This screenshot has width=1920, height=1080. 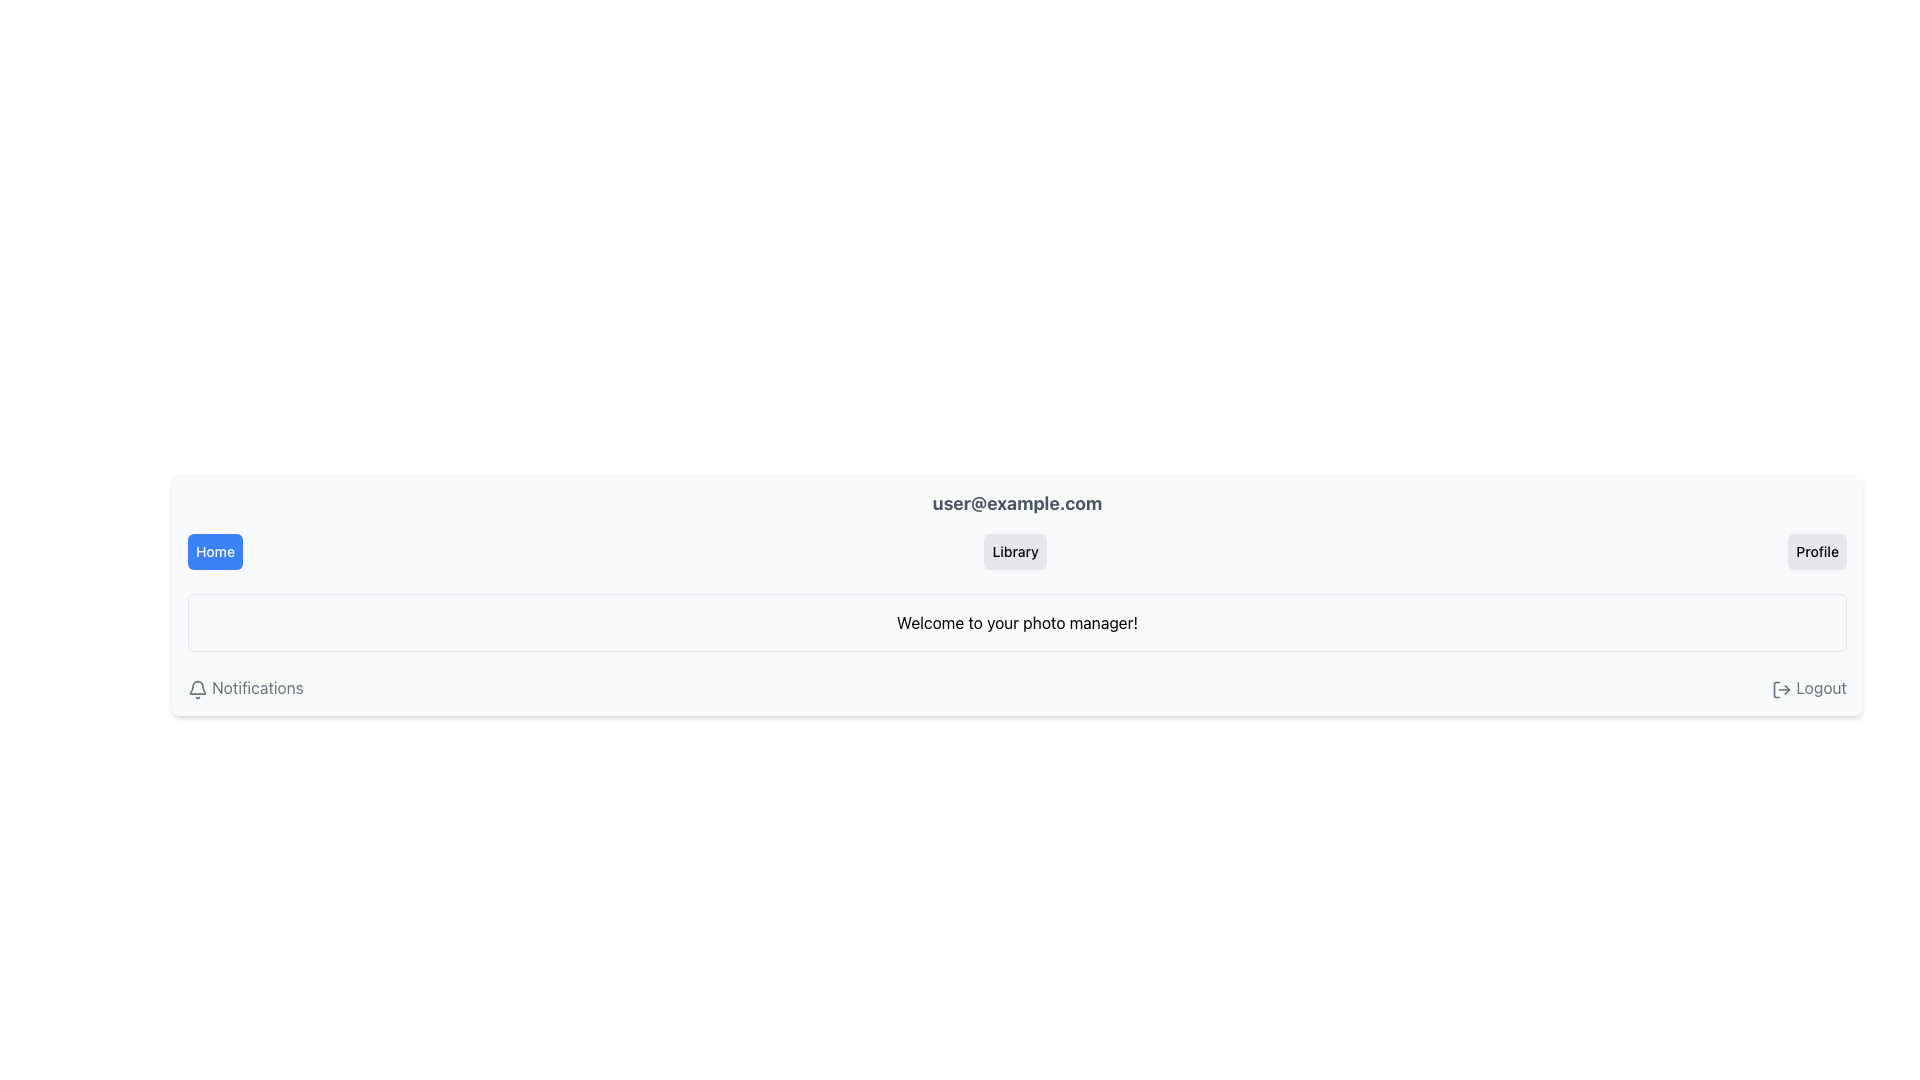 What do you see at coordinates (1809, 686) in the screenshot?
I see `the logout hyperlink with an icon located at the far right end of the horizontal alignment, adjacent to the Notifications link, to trigger potential styling effects` at bounding box center [1809, 686].